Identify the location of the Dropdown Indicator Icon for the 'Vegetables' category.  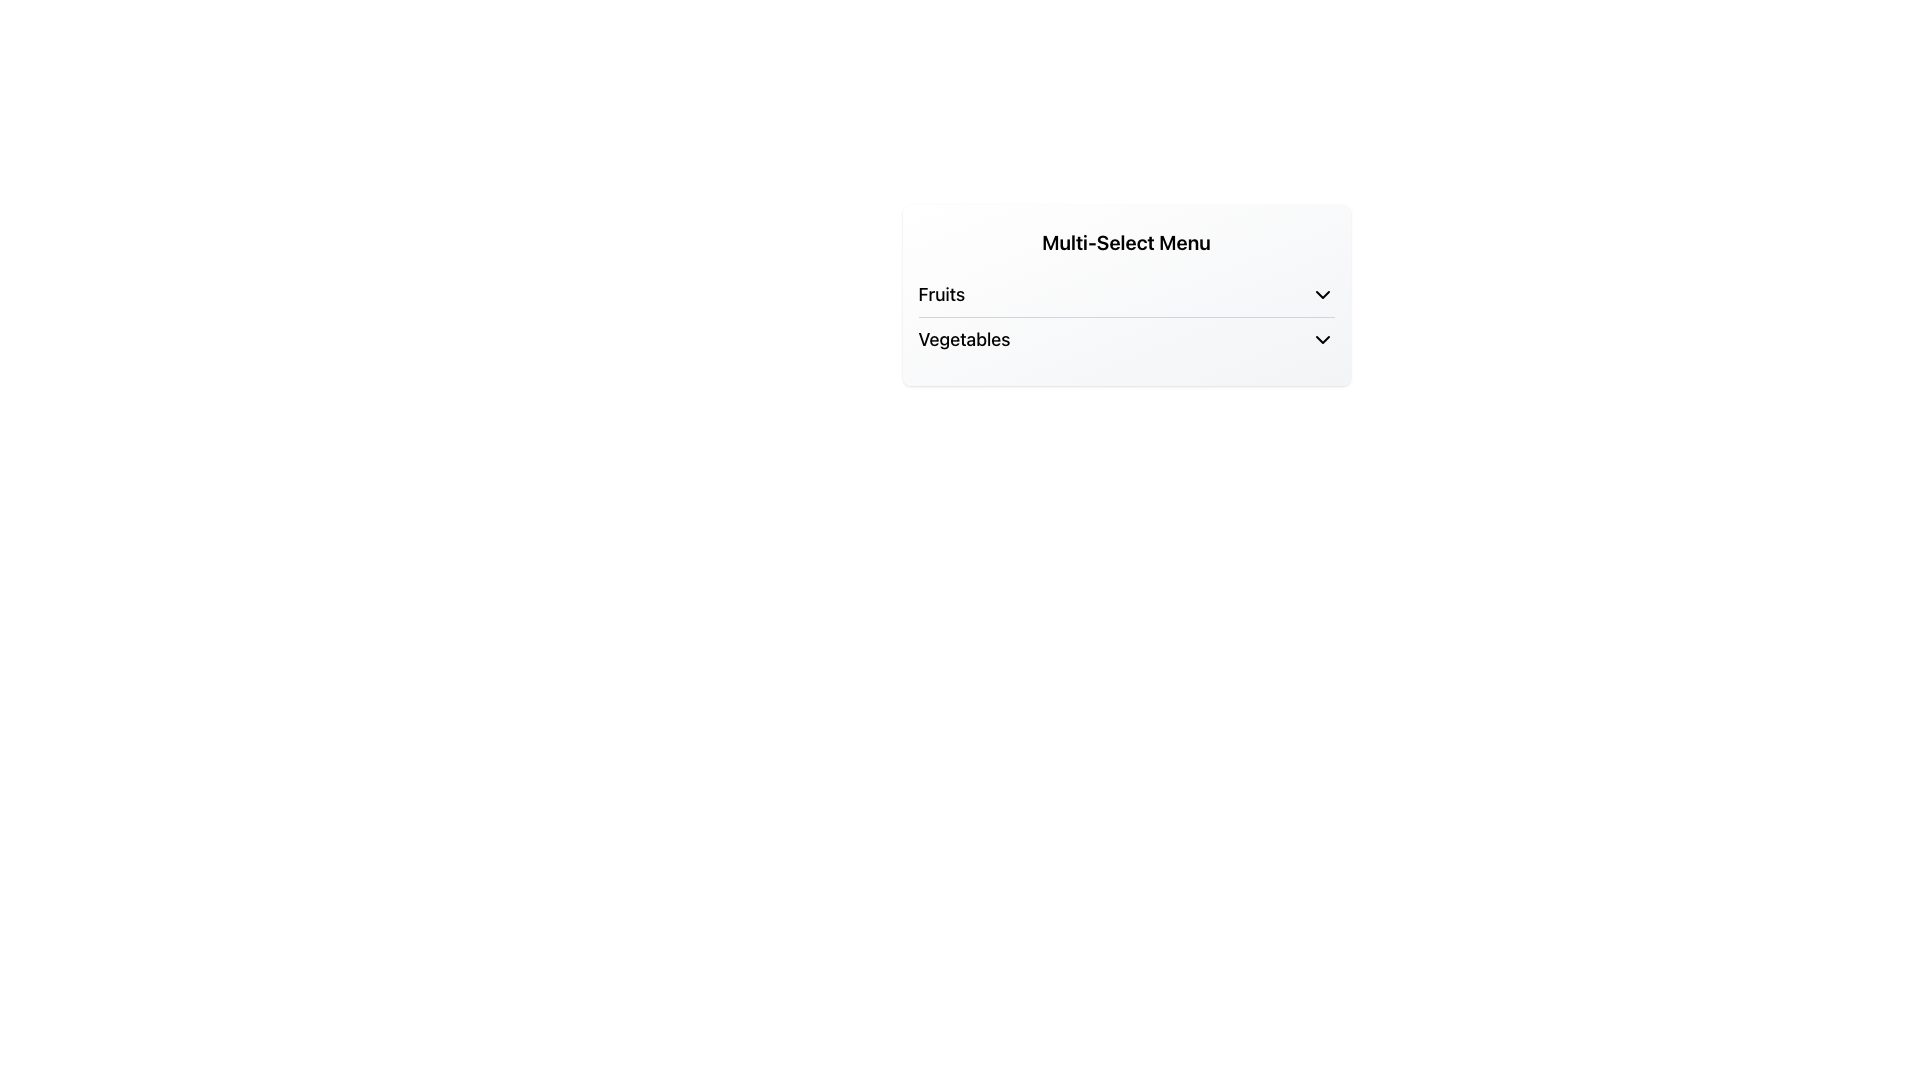
(1322, 338).